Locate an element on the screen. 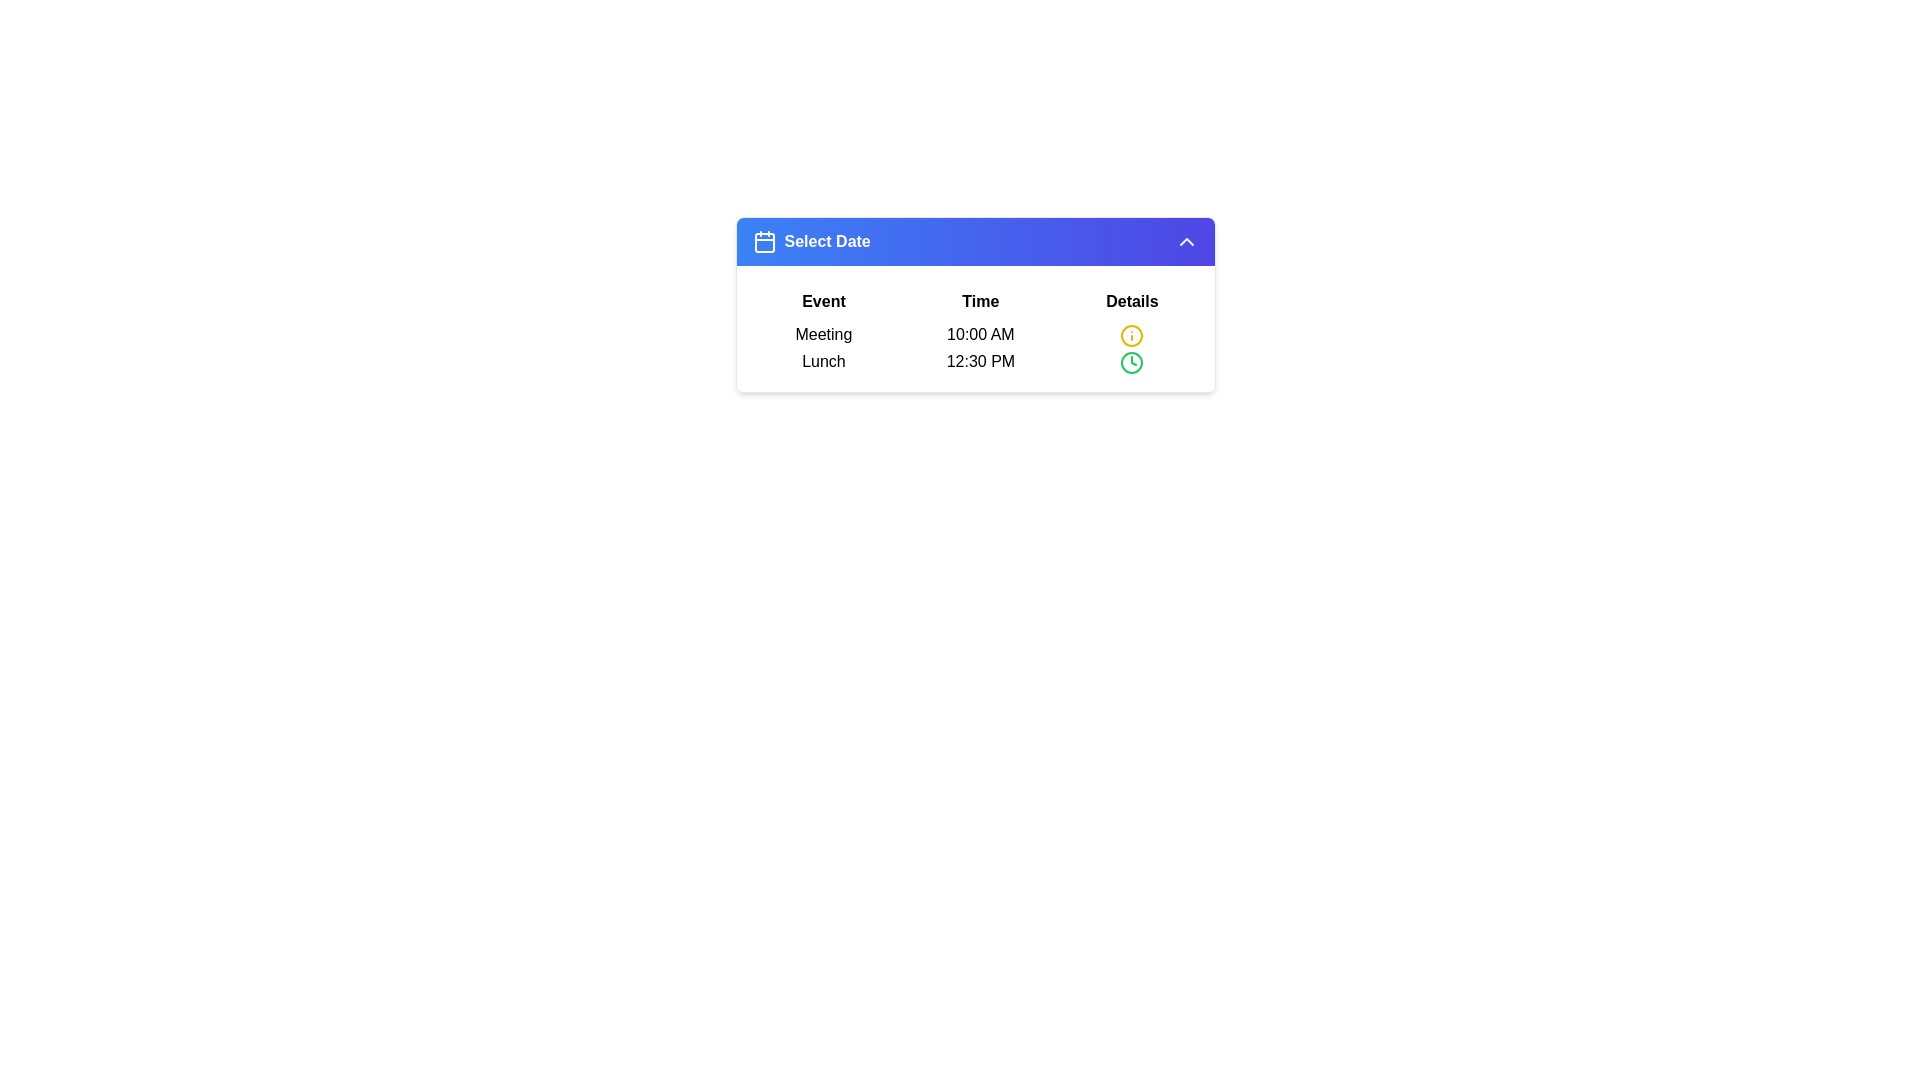 This screenshot has height=1080, width=1920. the third subcomponent of the calendar-shaped icon that represents a part of the calendar, located to the left of the 'Select Date' header is located at coordinates (763, 242).